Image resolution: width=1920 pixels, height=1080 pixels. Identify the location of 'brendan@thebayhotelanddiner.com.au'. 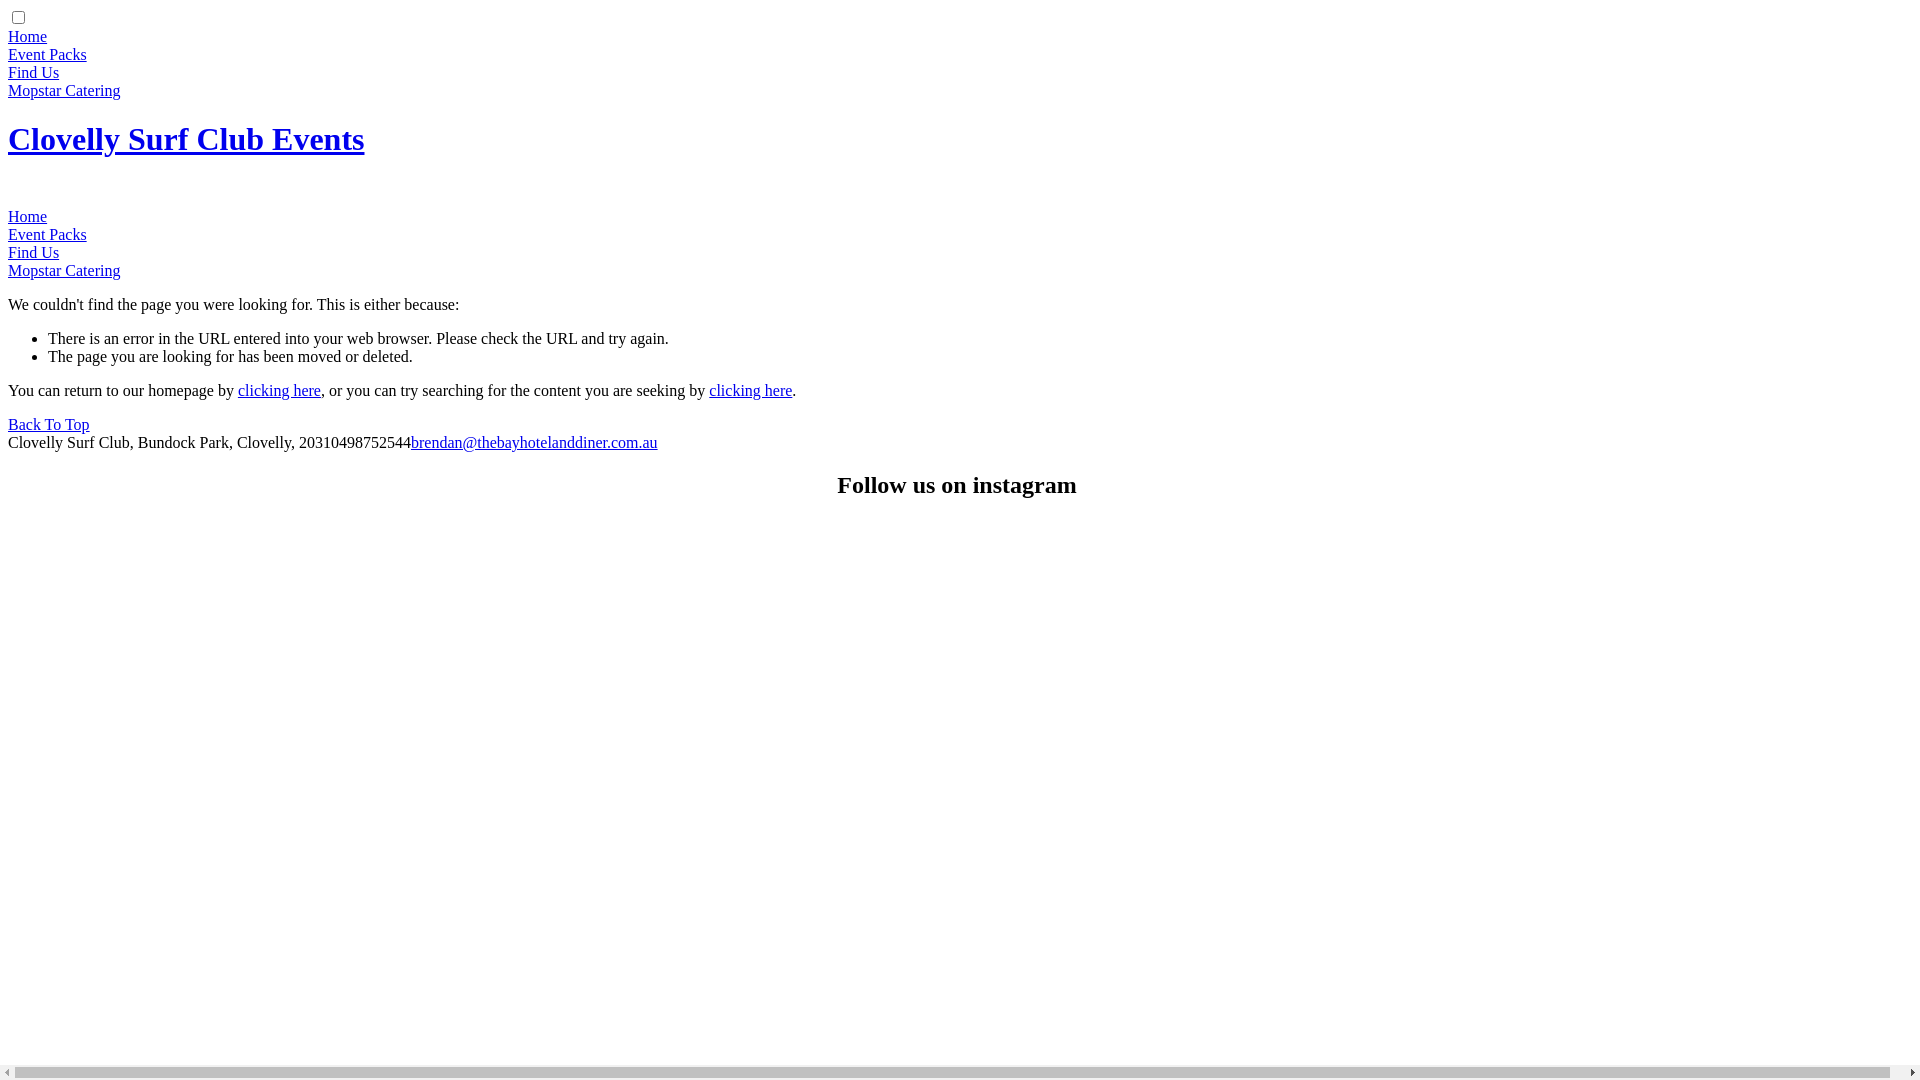
(534, 441).